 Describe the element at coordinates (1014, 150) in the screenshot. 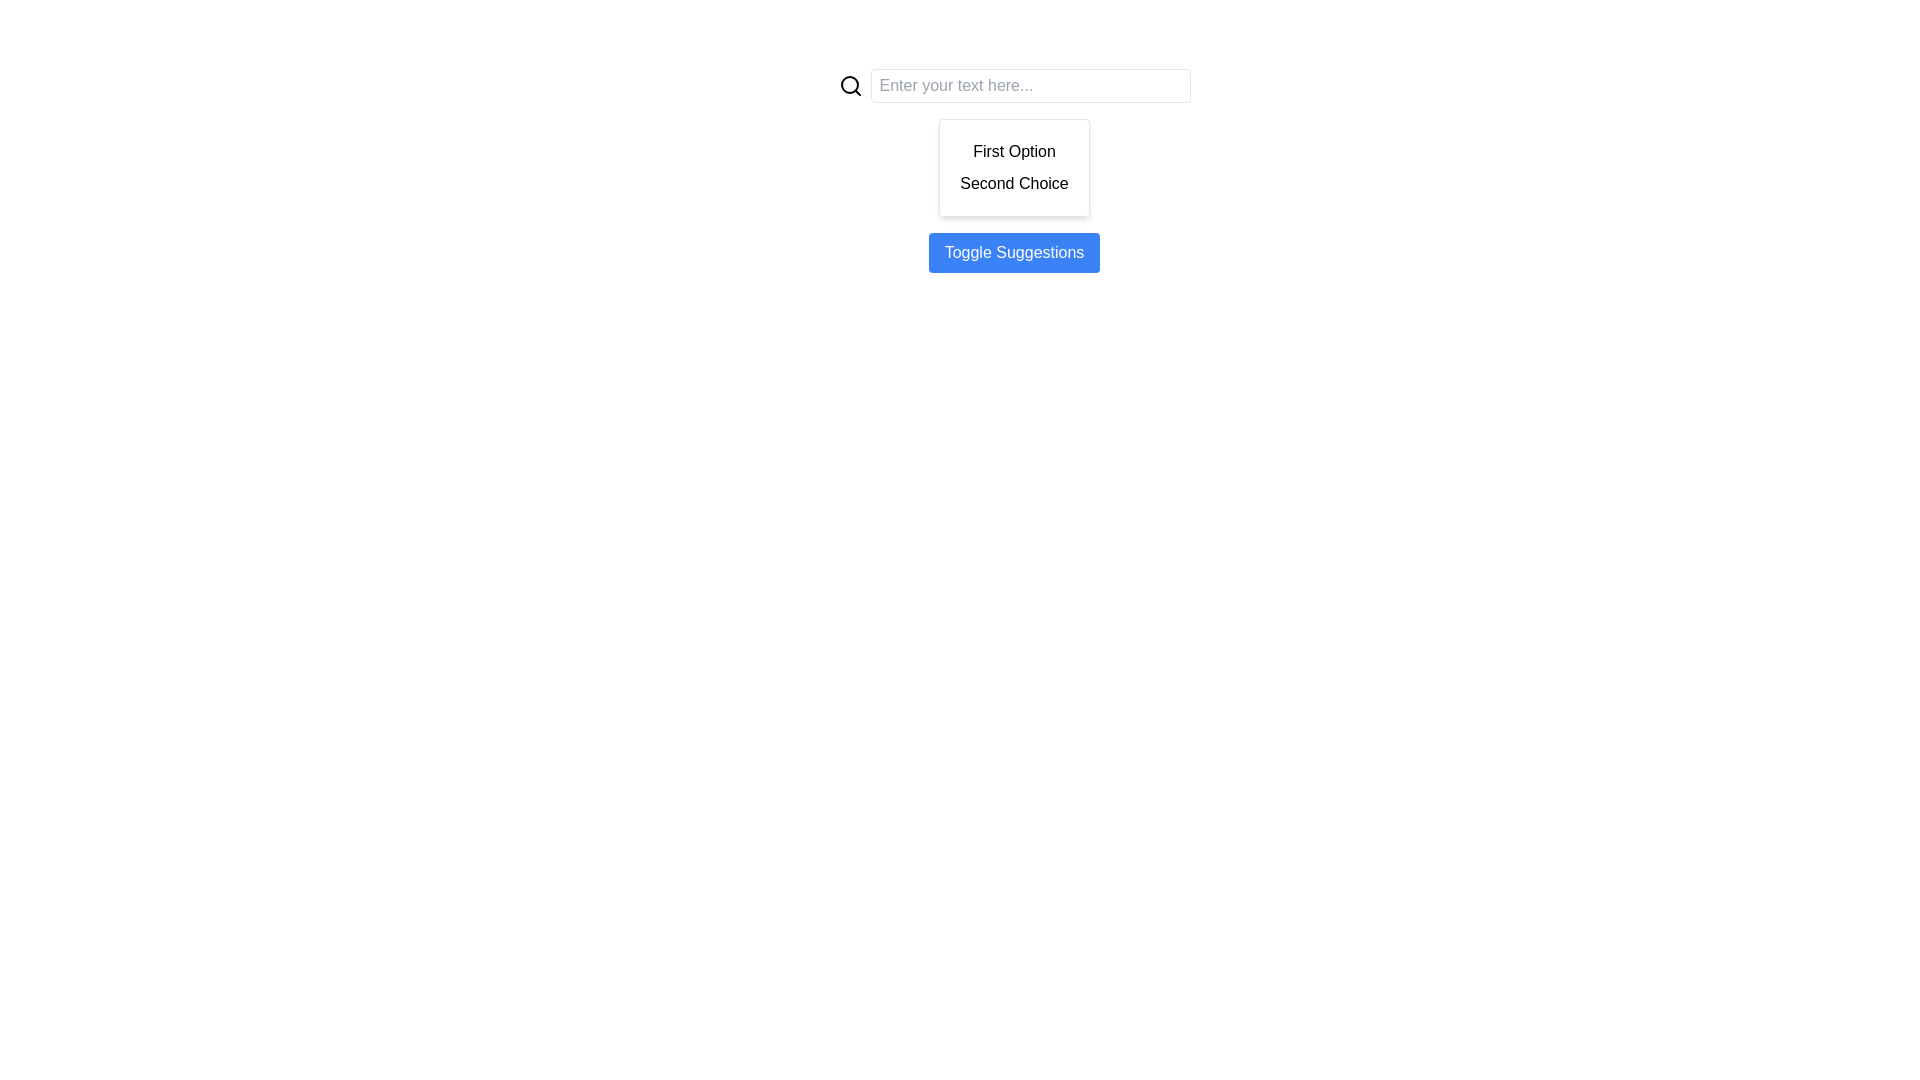

I see `the 'First Option' static text label within the light-grey bordered box` at that location.